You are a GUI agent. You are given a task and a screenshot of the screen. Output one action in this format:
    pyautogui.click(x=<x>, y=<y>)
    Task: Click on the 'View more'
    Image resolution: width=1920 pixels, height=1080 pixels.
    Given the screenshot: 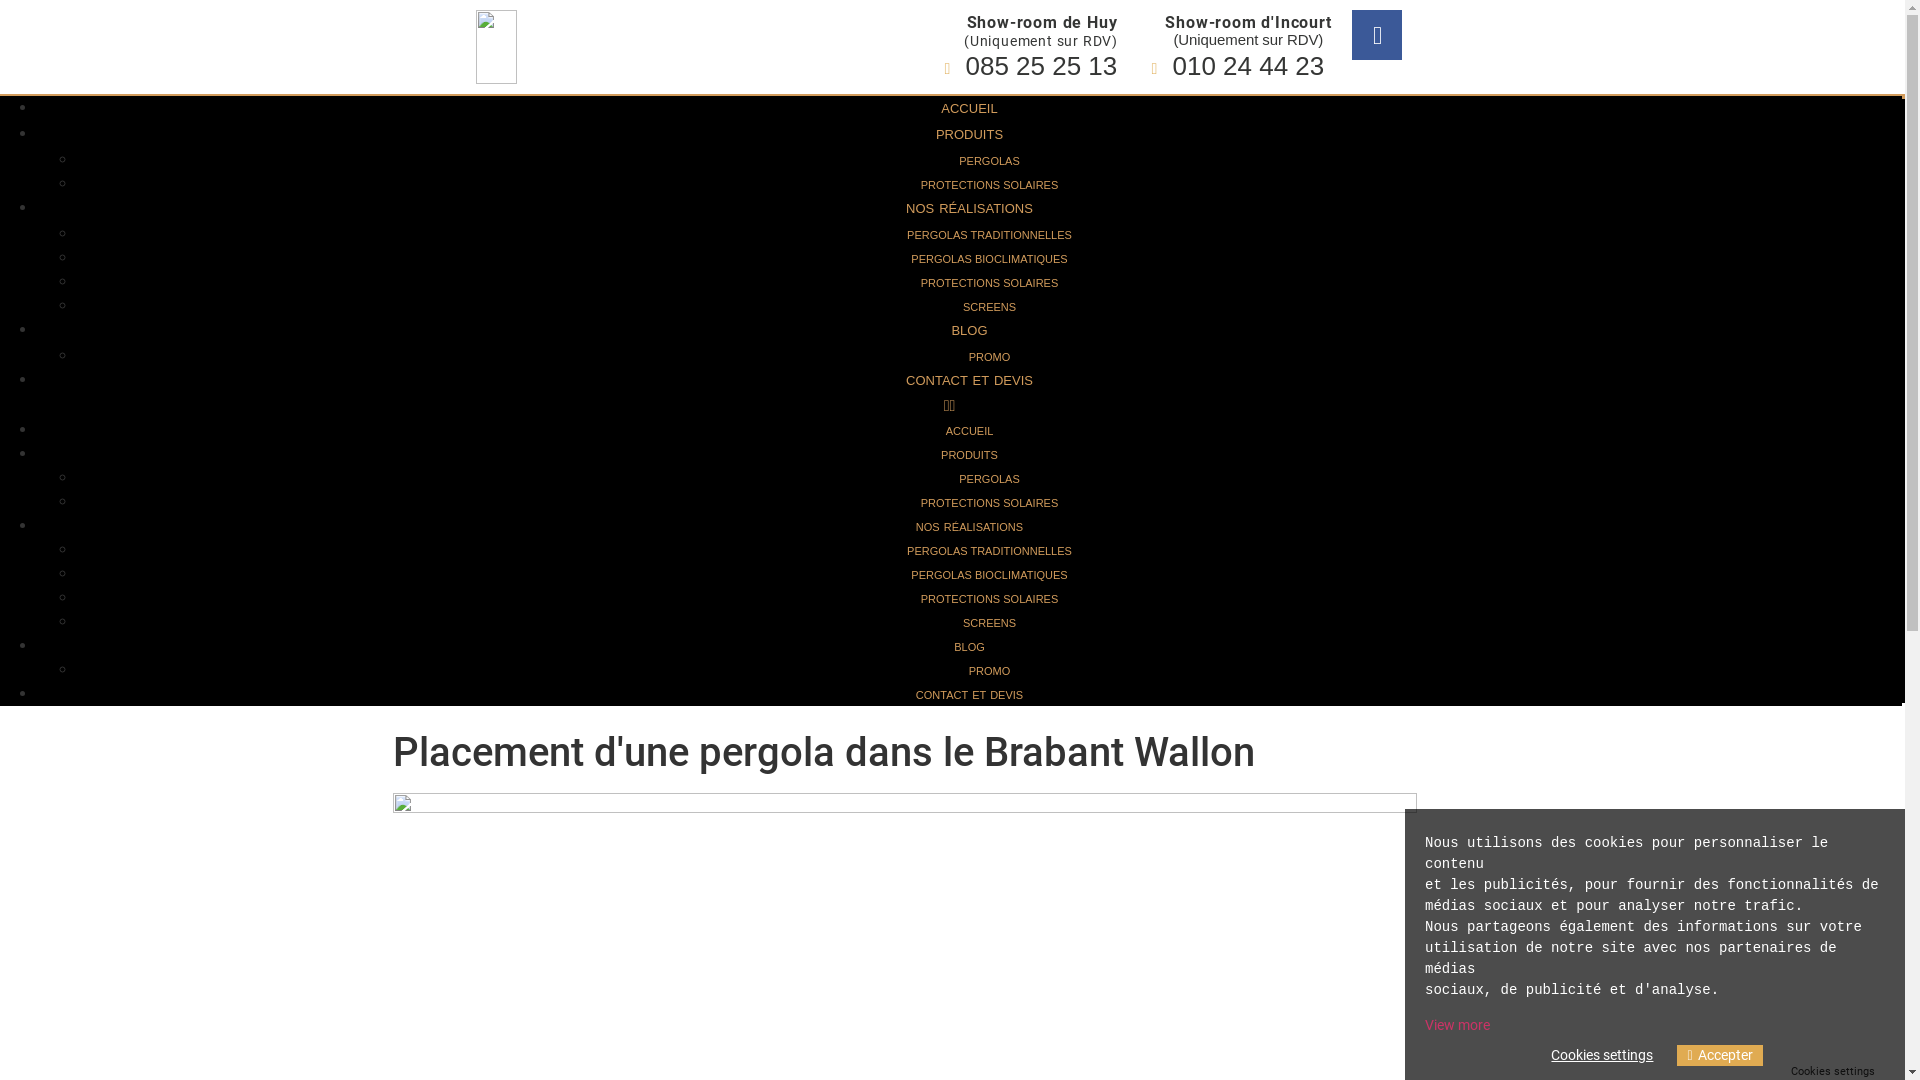 What is the action you would take?
    pyautogui.click(x=1457, y=1025)
    